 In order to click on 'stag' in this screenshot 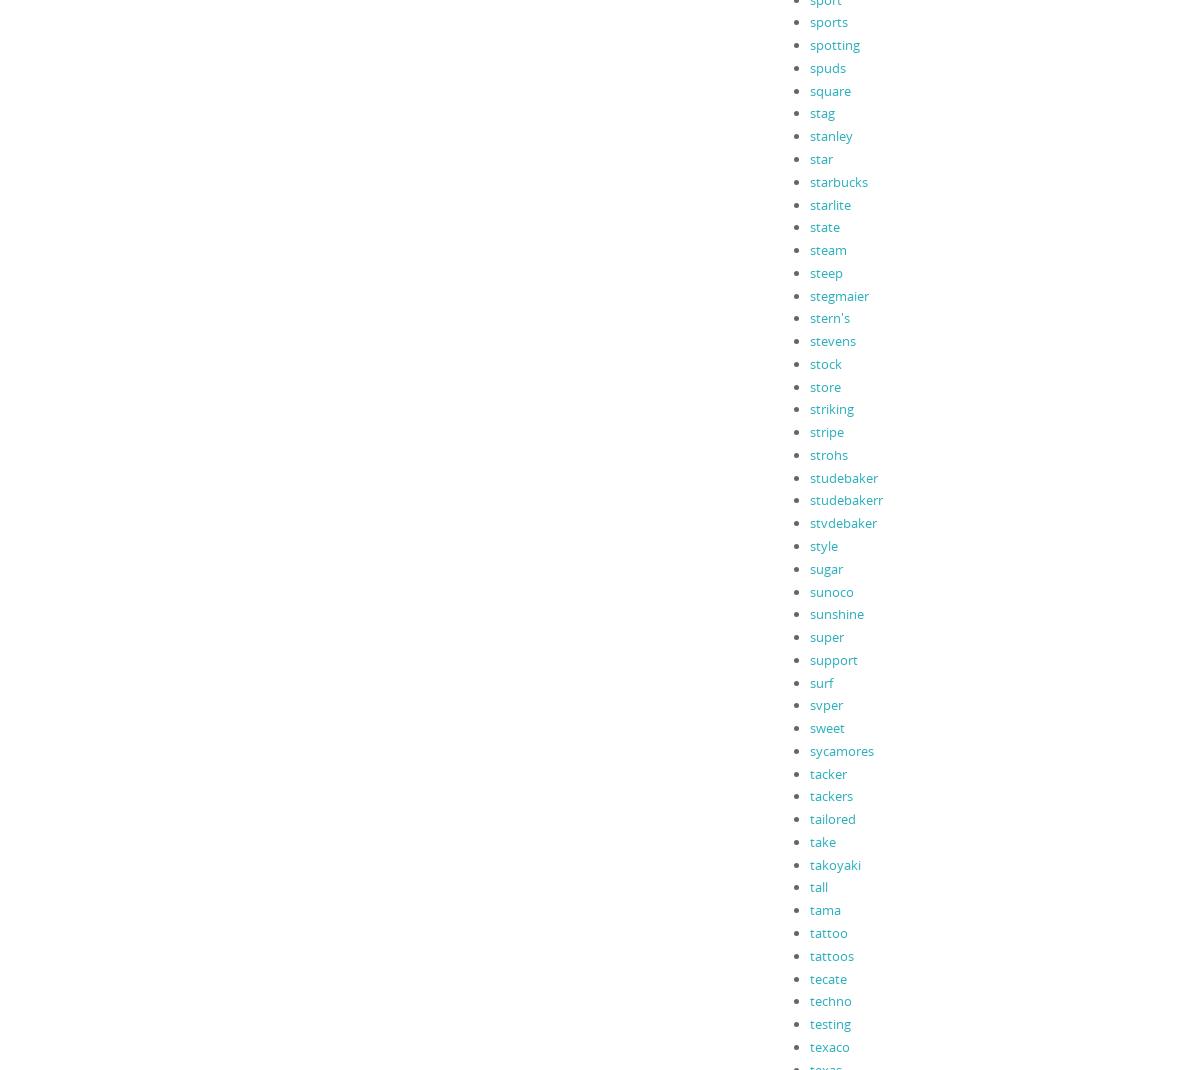, I will do `click(821, 112)`.